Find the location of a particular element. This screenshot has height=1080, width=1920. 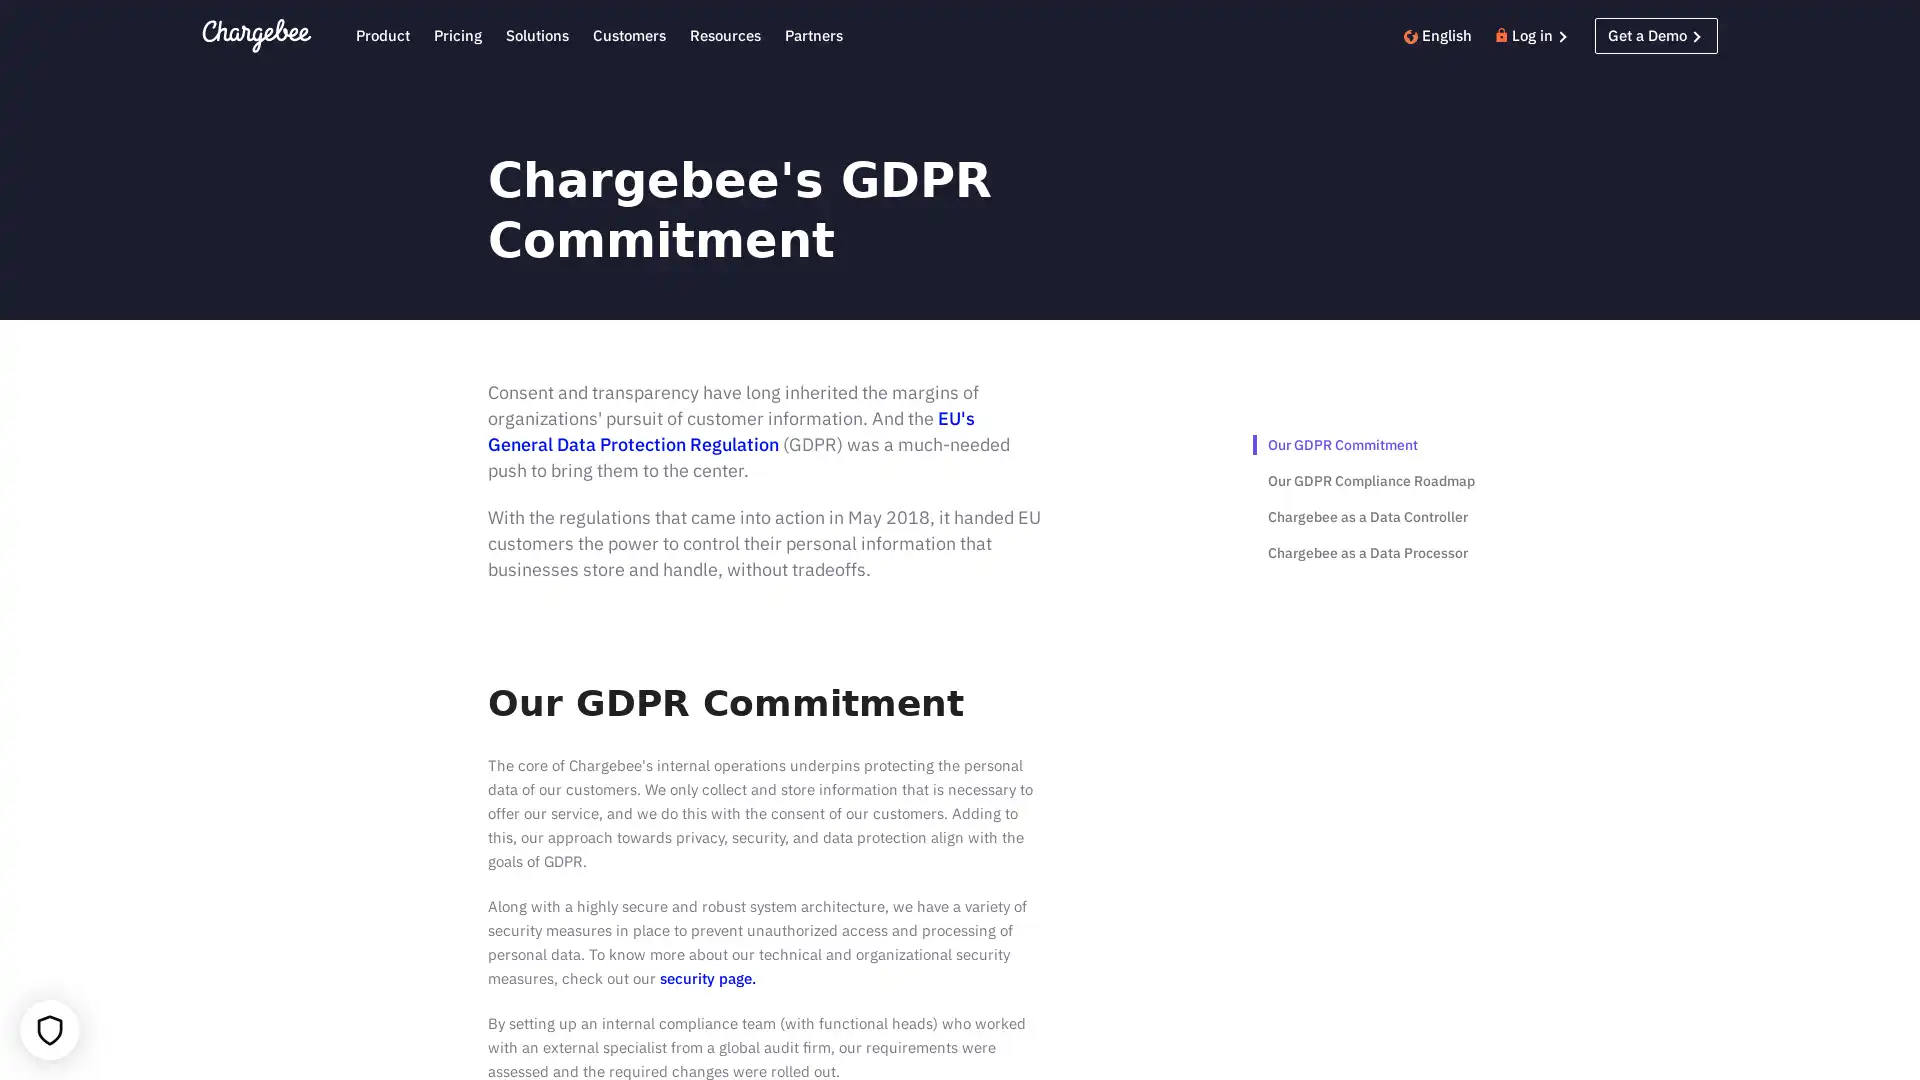

English is located at coordinates (1437, 35).